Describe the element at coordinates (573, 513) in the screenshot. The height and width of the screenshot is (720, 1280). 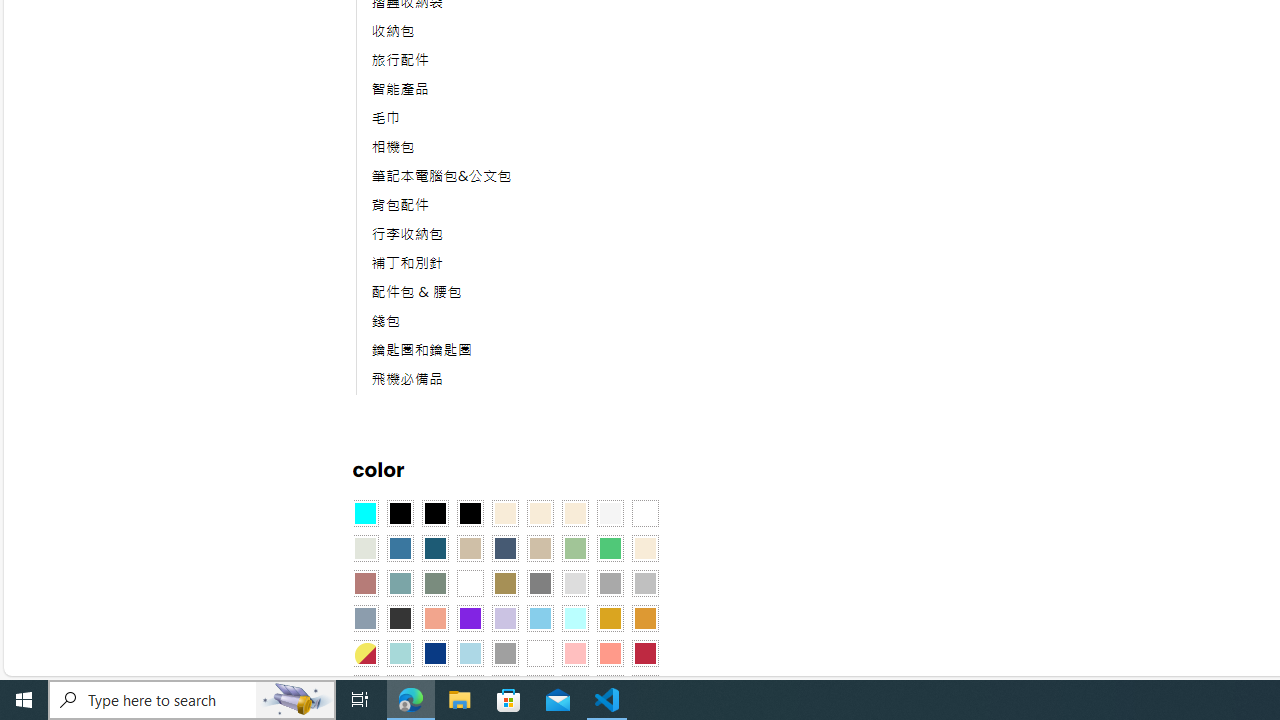
I see `'Cream'` at that location.